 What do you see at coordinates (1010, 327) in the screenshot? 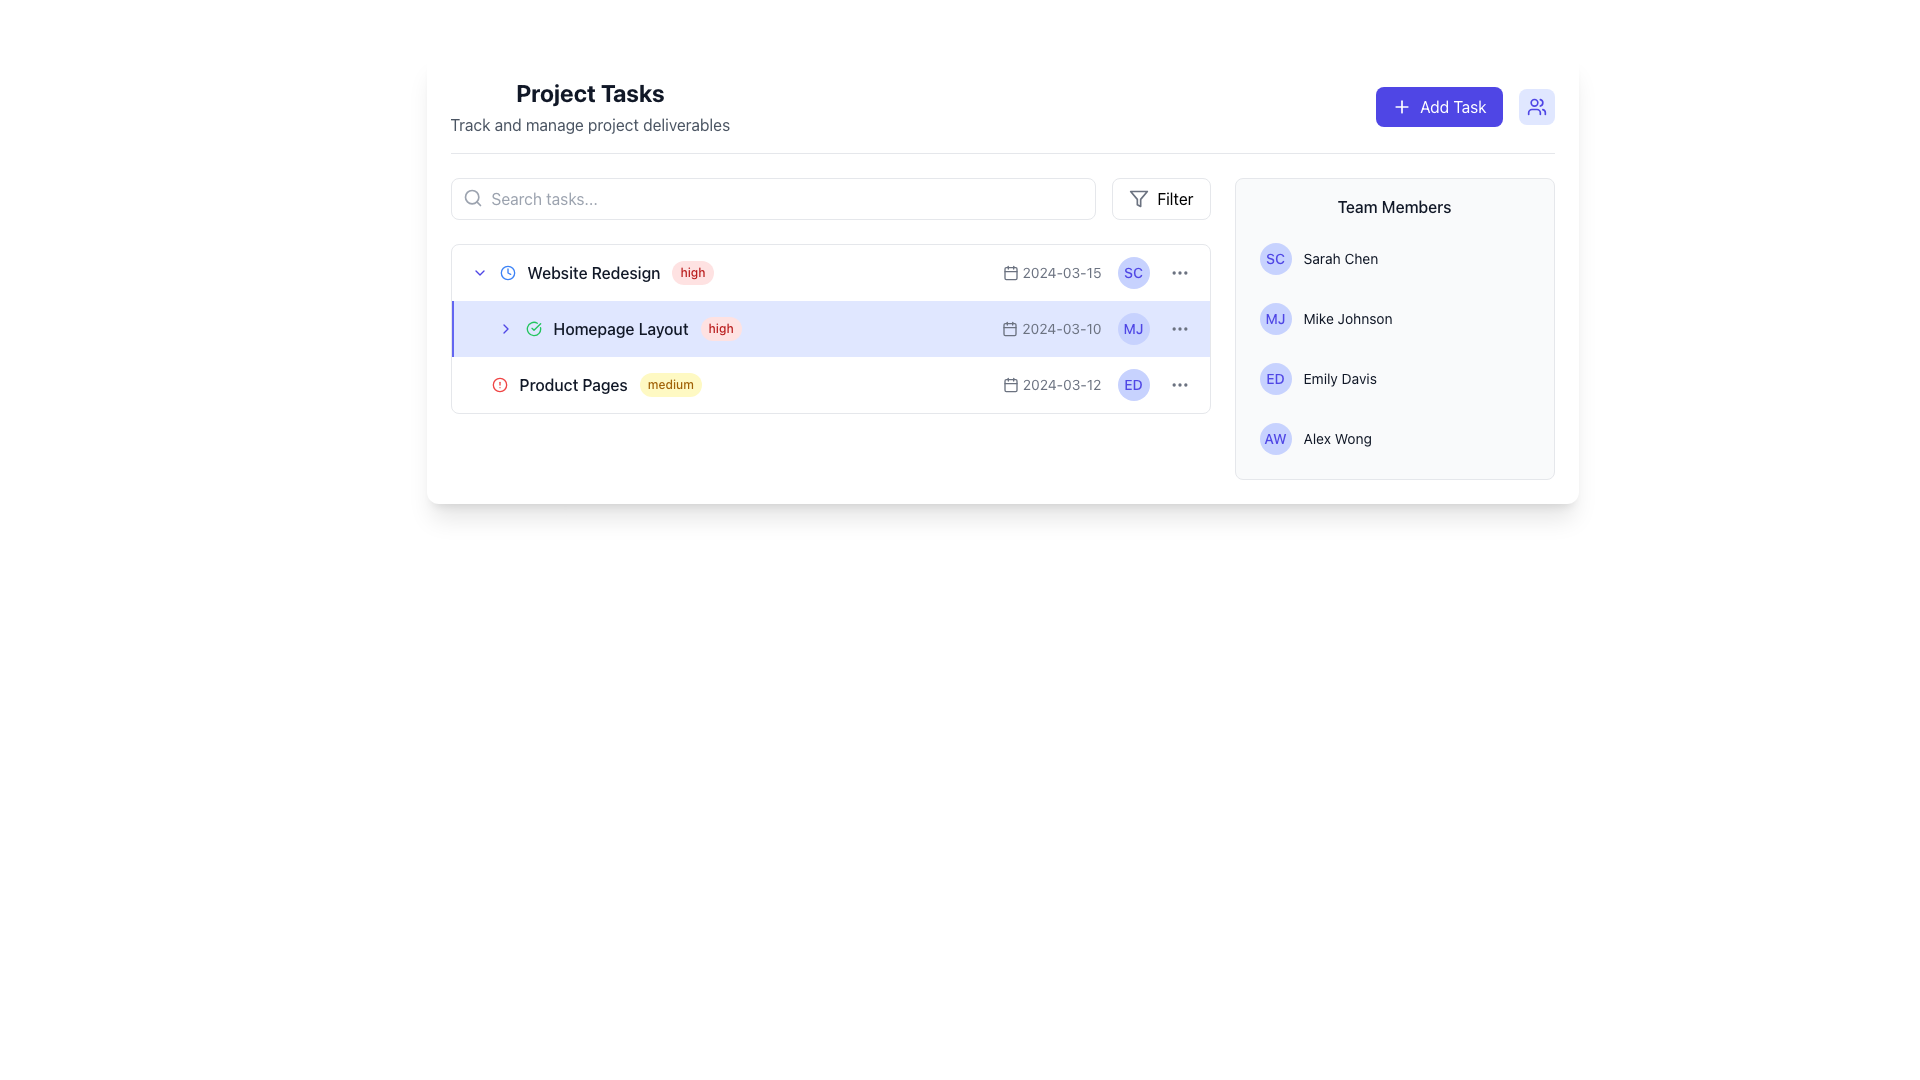
I see `the calendar icon to interact with the due date associated with the task 'Homepage Layout'. This icon is located to the left of the date text '2024-03-10' within the blue-highlighted task row` at bounding box center [1010, 327].